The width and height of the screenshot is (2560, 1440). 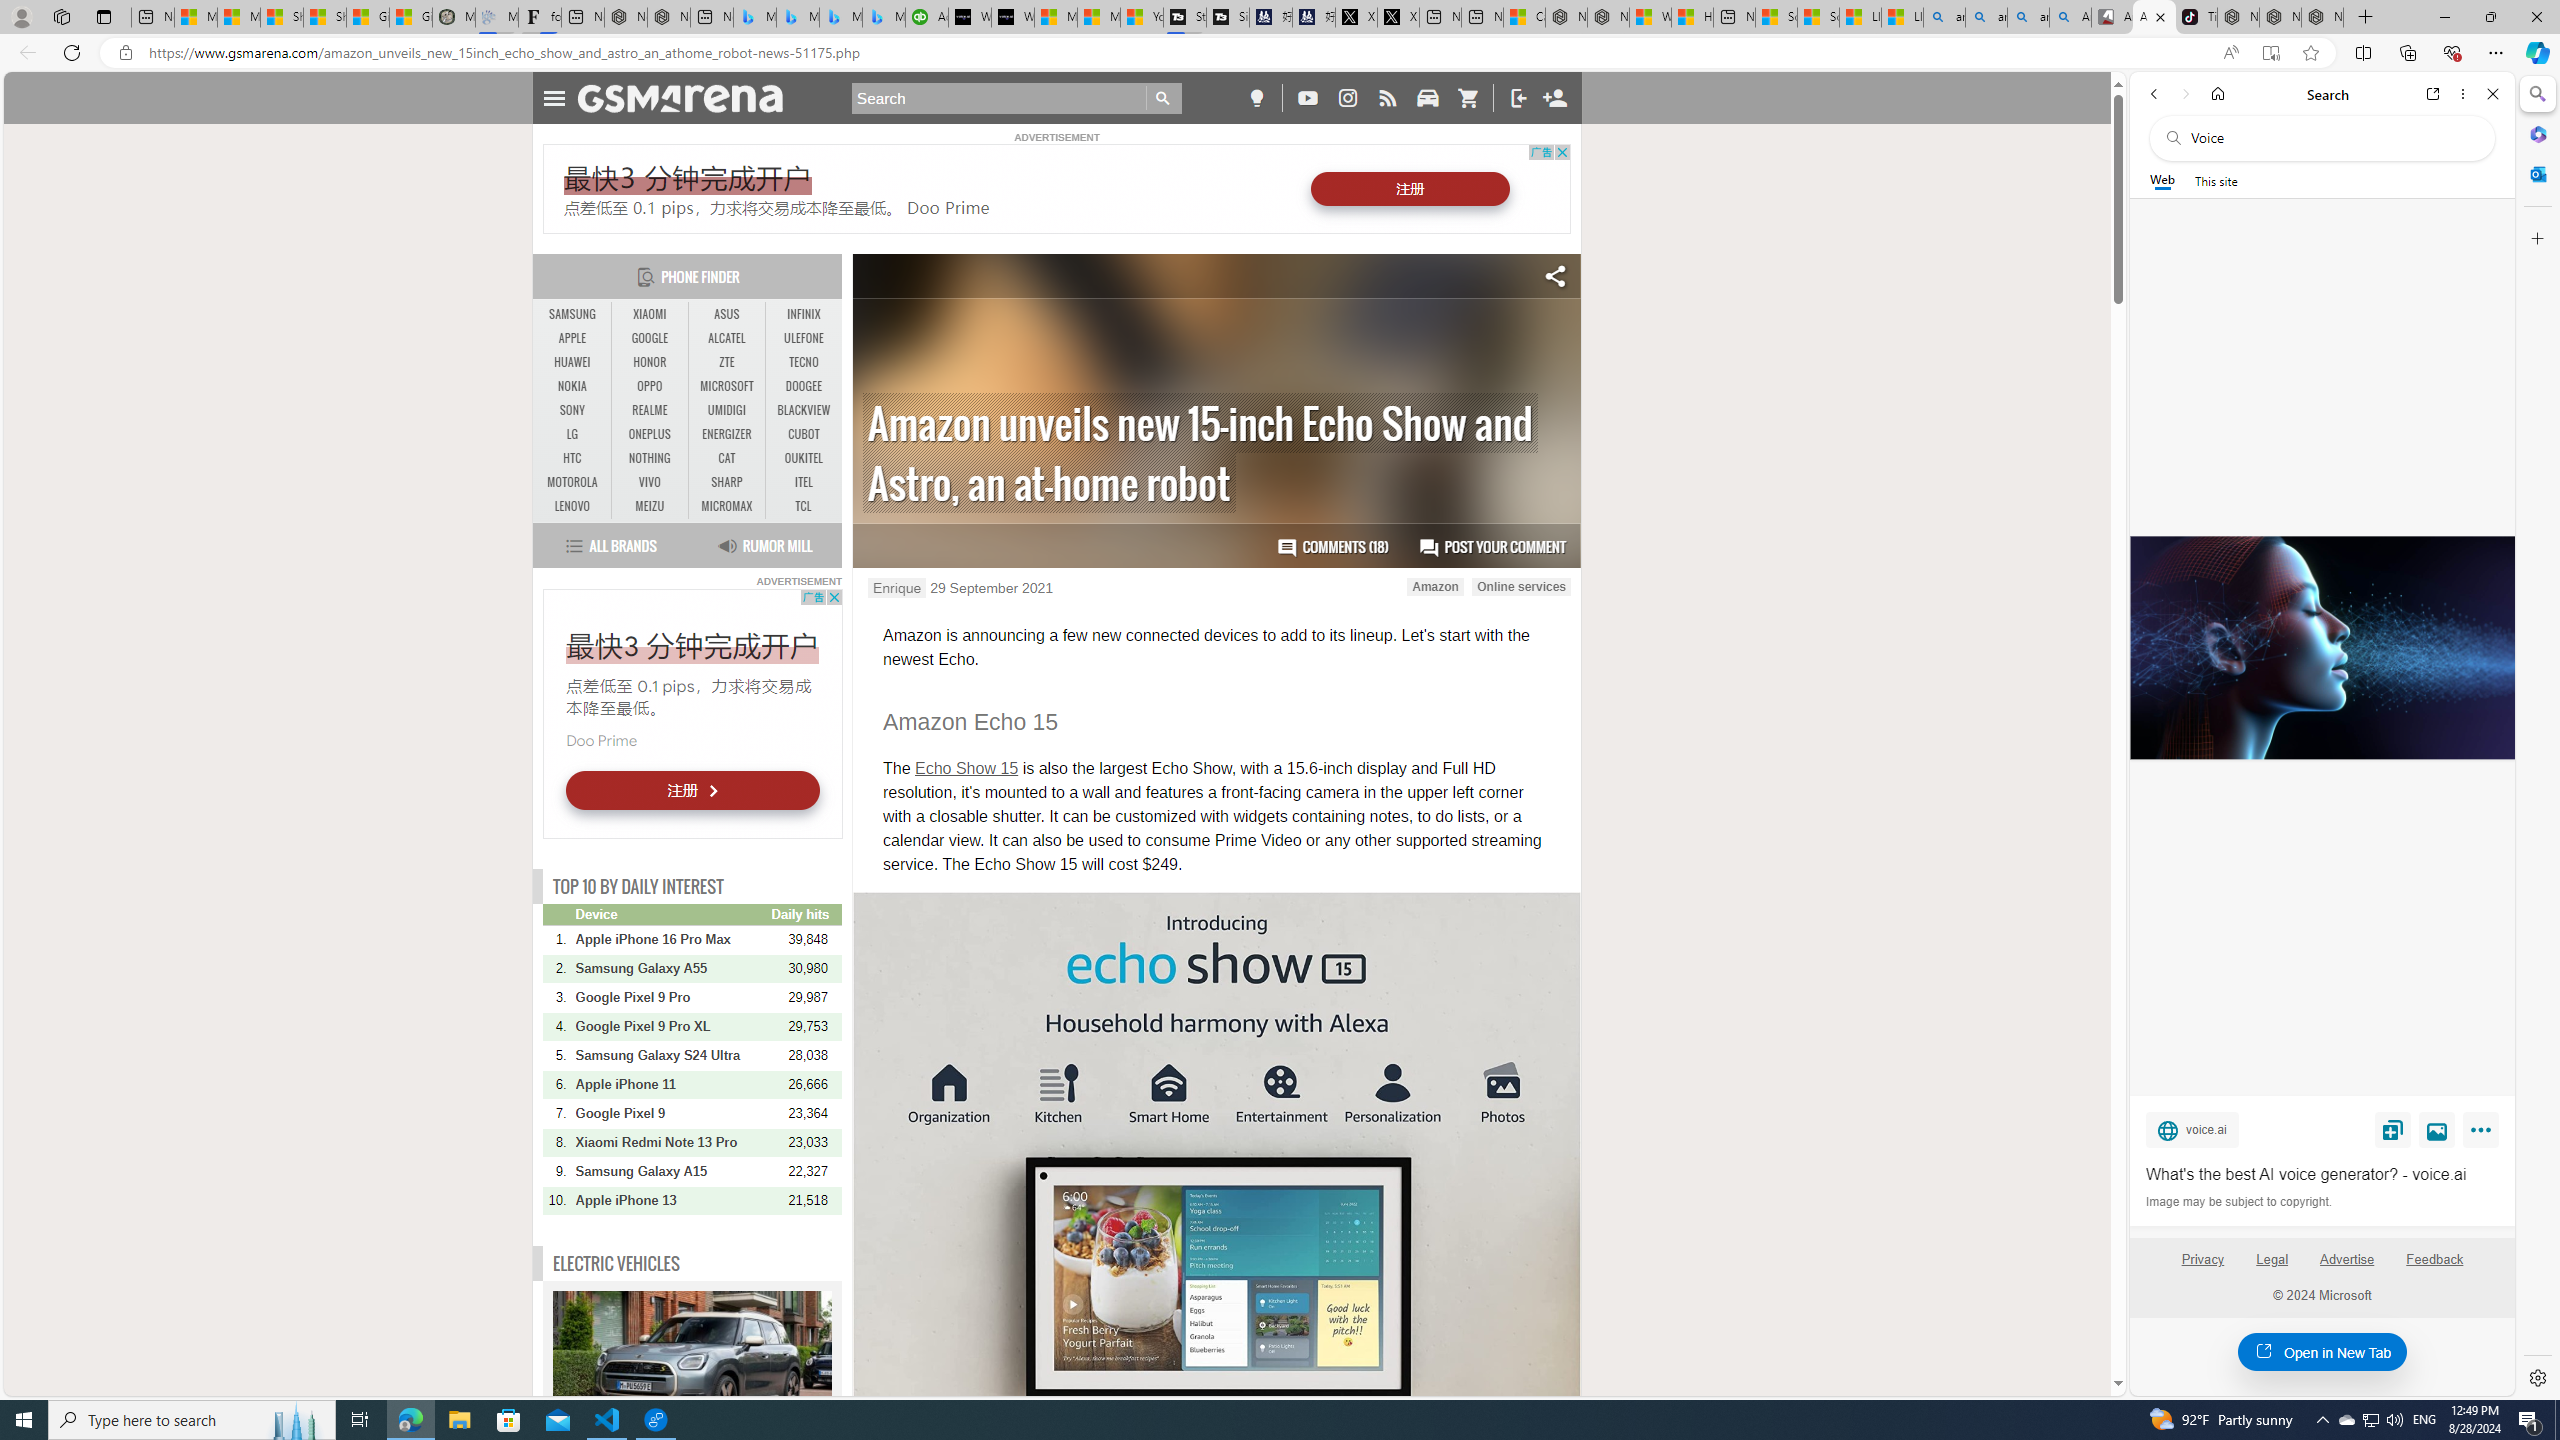 I want to click on 'NOTHING', so click(x=649, y=457).